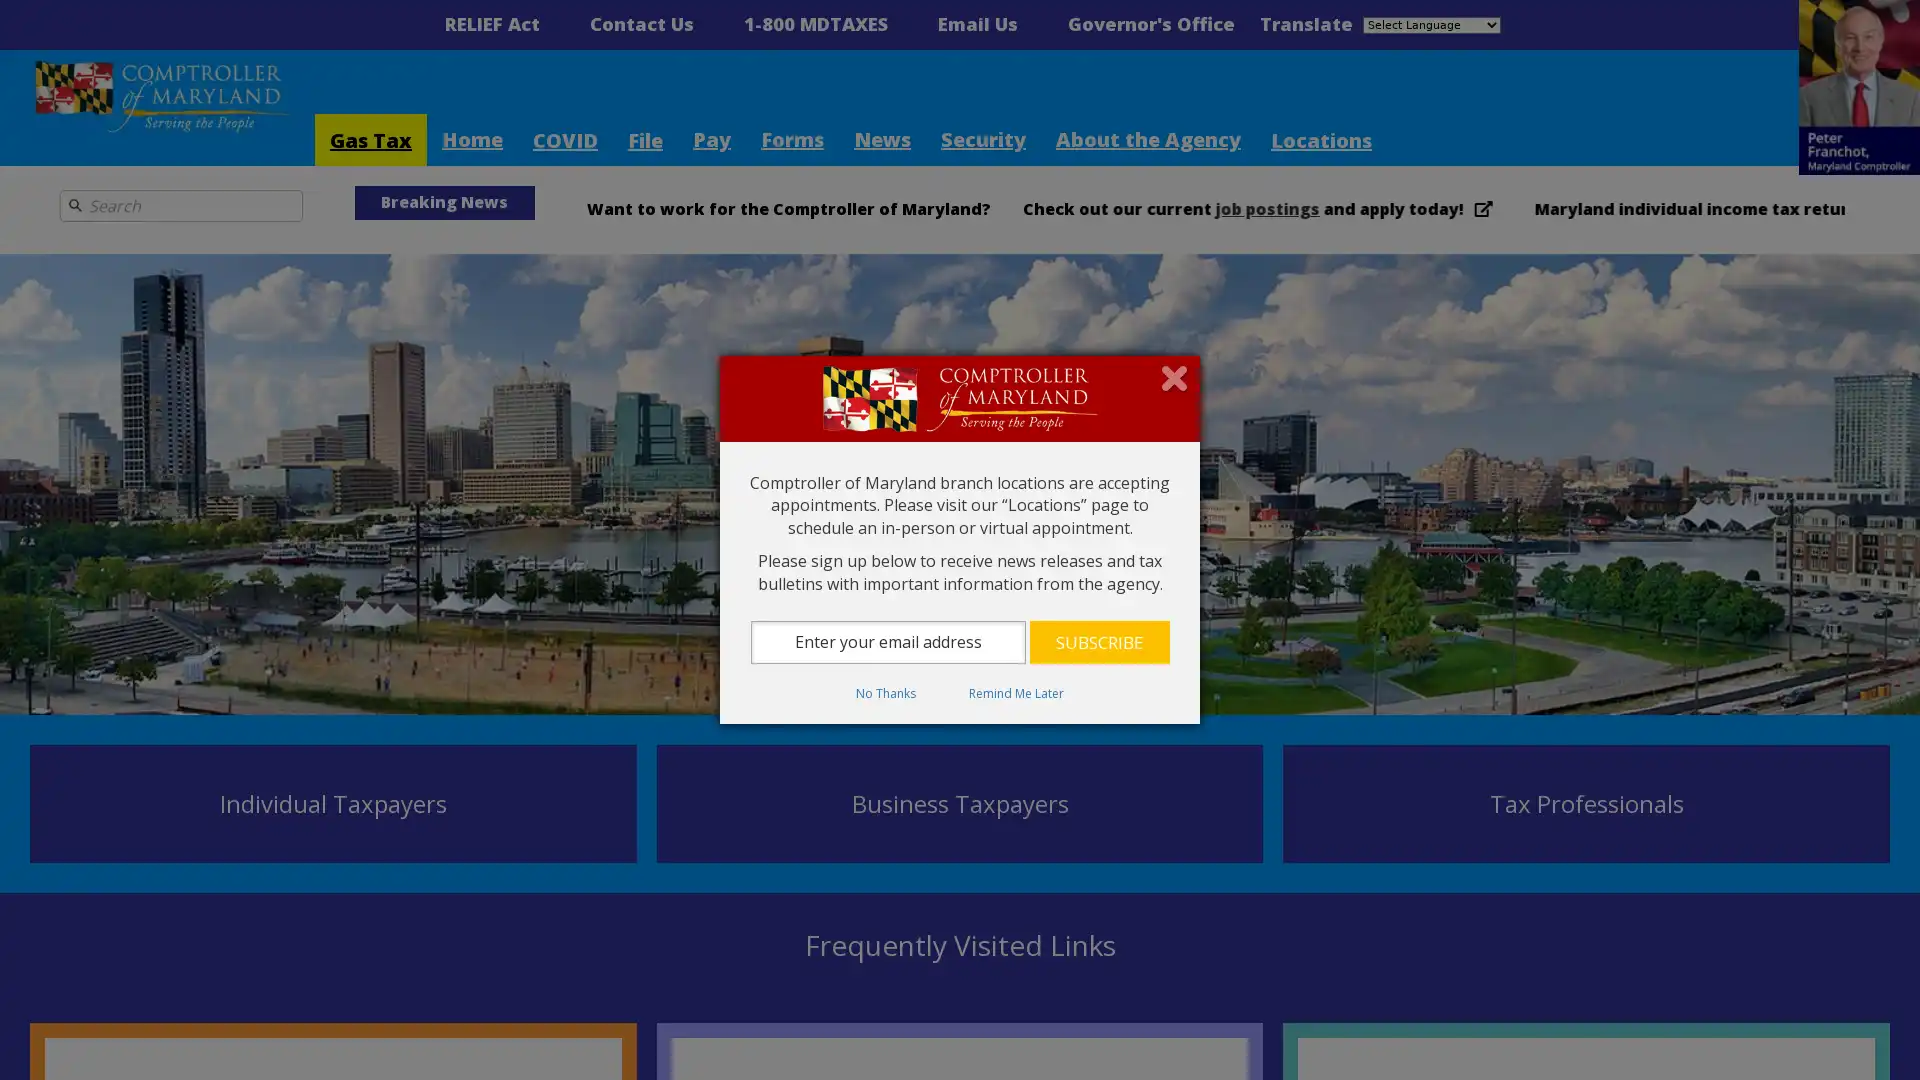 This screenshot has height=1080, width=1920. What do you see at coordinates (885, 693) in the screenshot?
I see `No Thanks` at bounding box center [885, 693].